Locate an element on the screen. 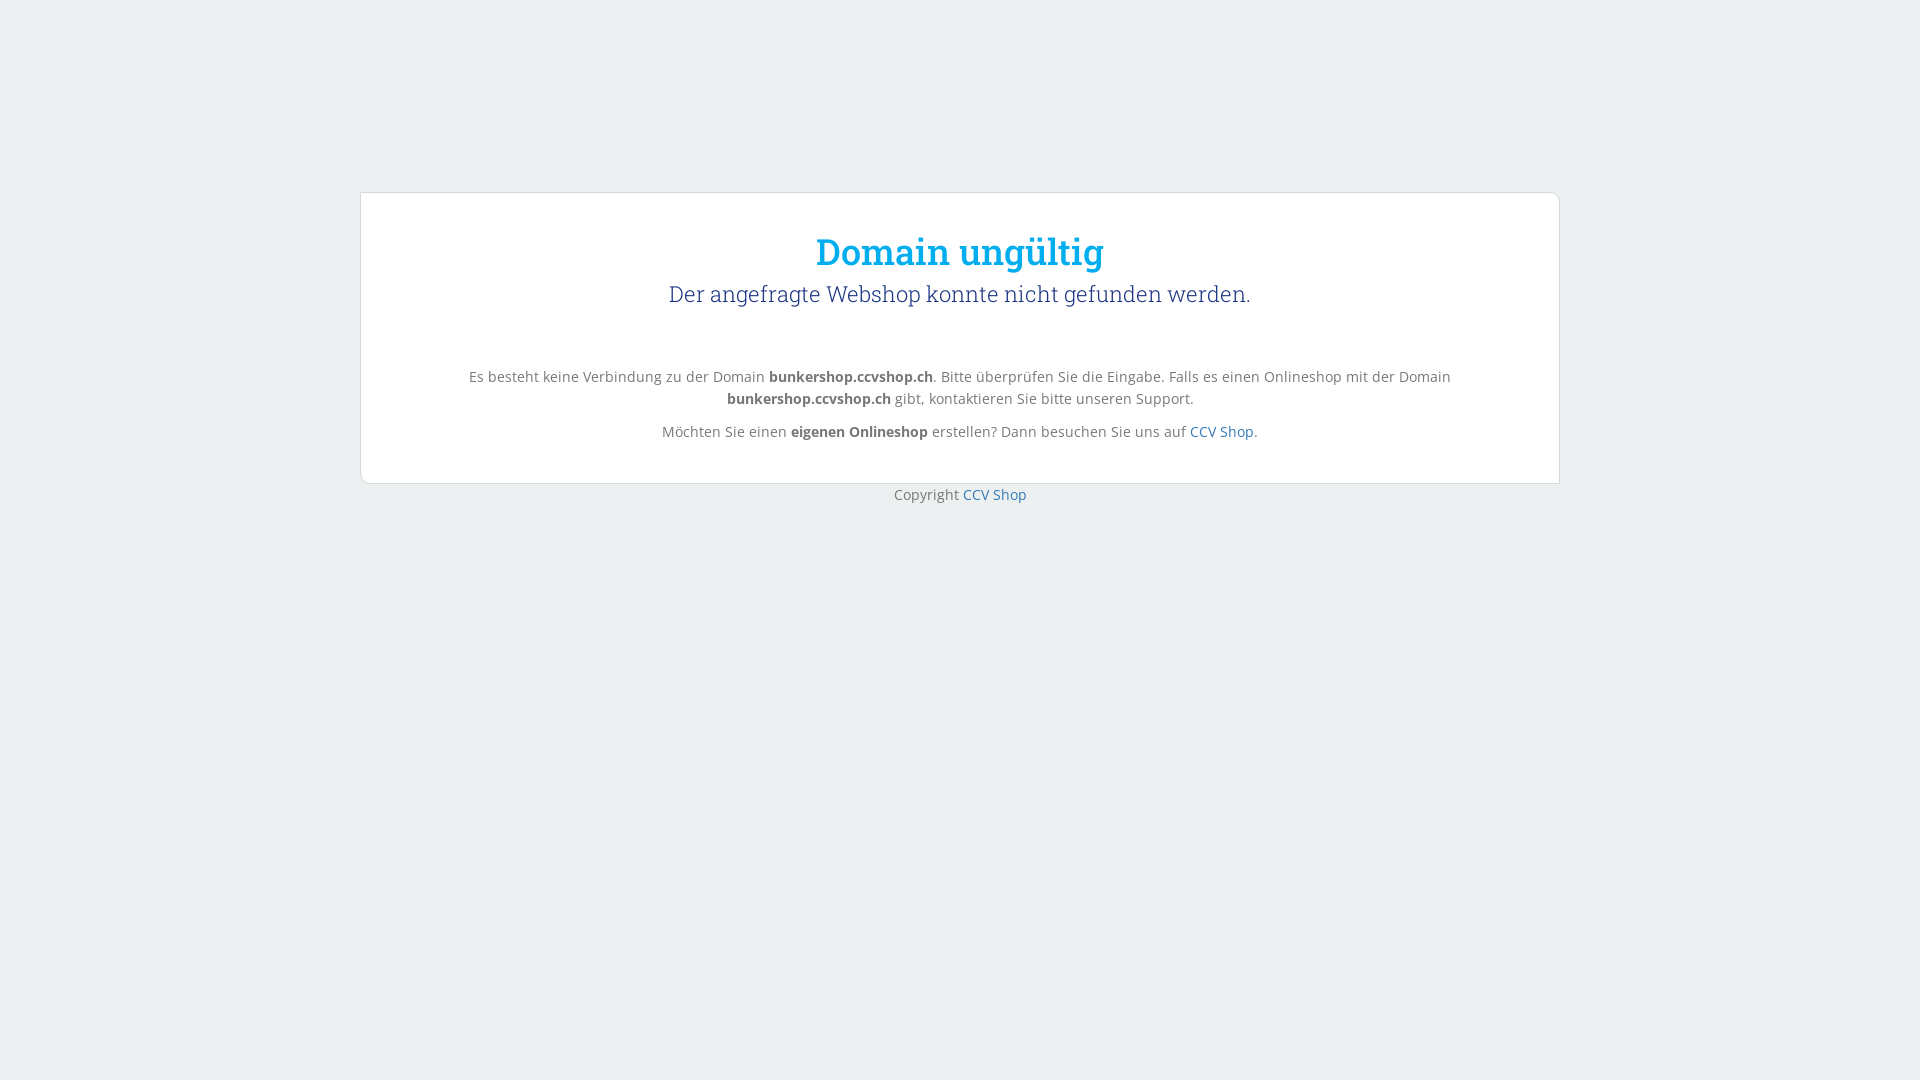 This screenshot has width=1920, height=1080. 'CCV Shop' is located at coordinates (1221, 430).